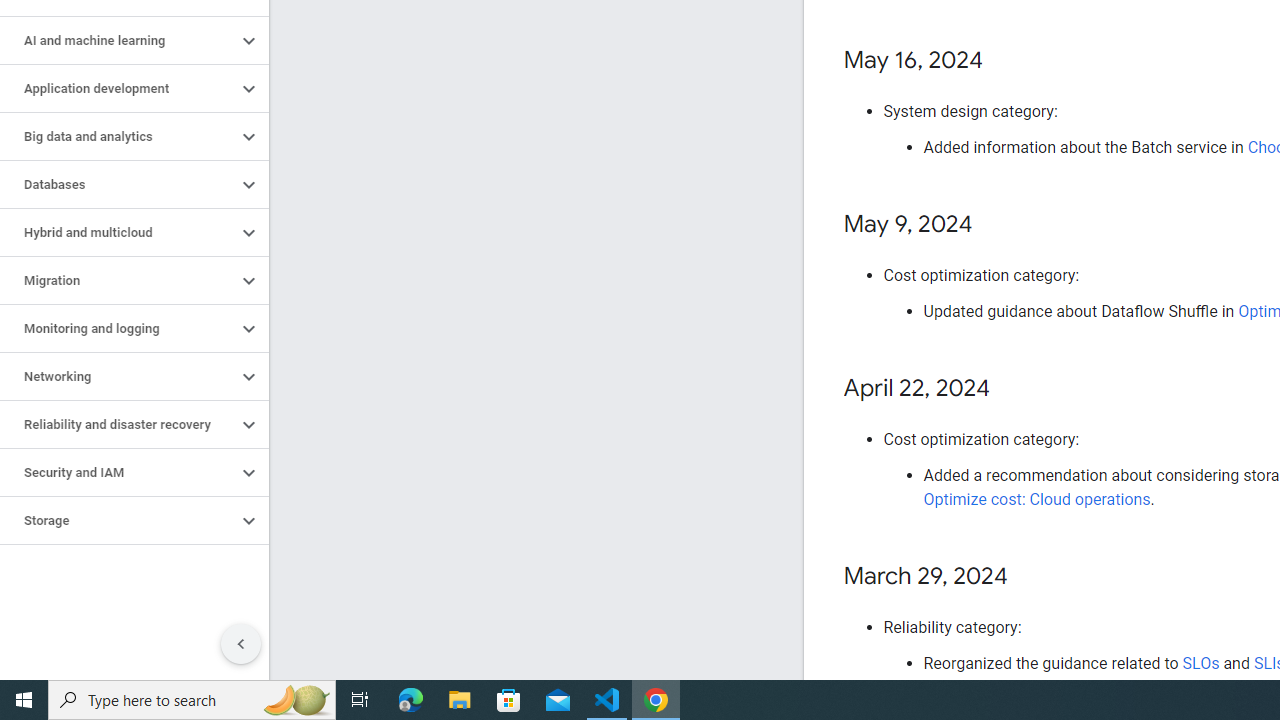  What do you see at coordinates (117, 376) in the screenshot?
I see `'Networking'` at bounding box center [117, 376].